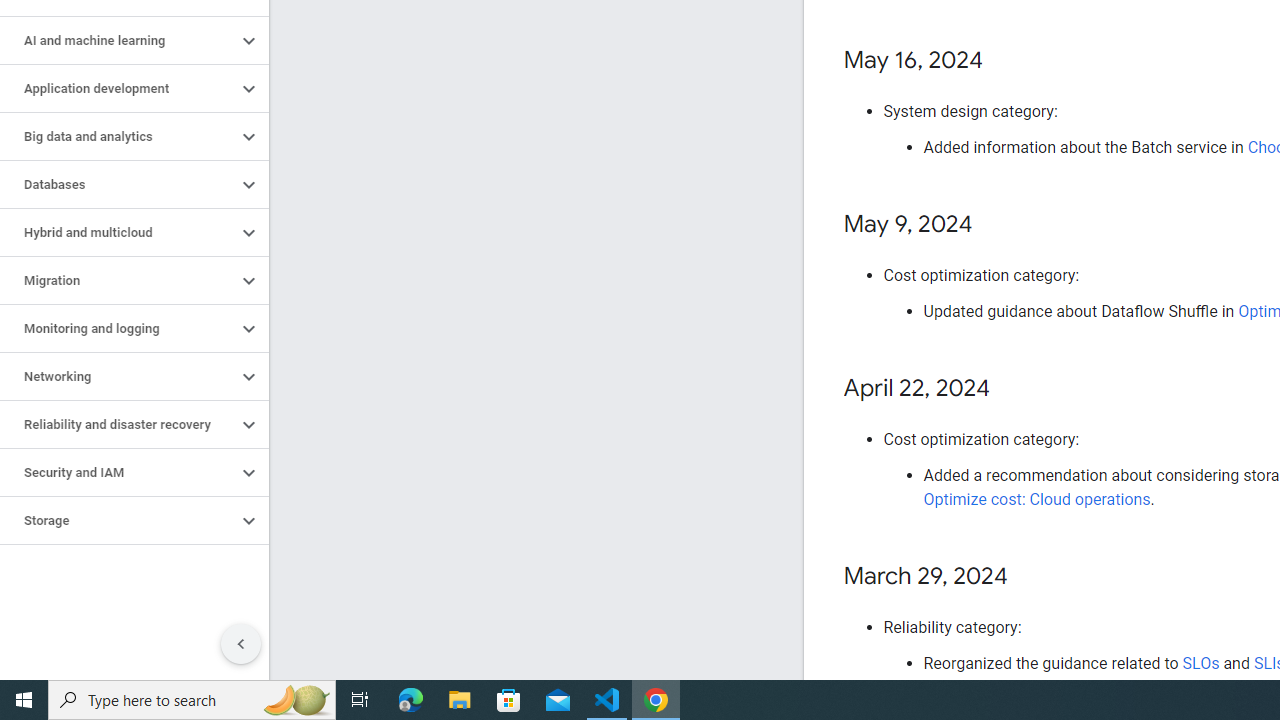  What do you see at coordinates (117, 376) in the screenshot?
I see `'Networking'` at bounding box center [117, 376].